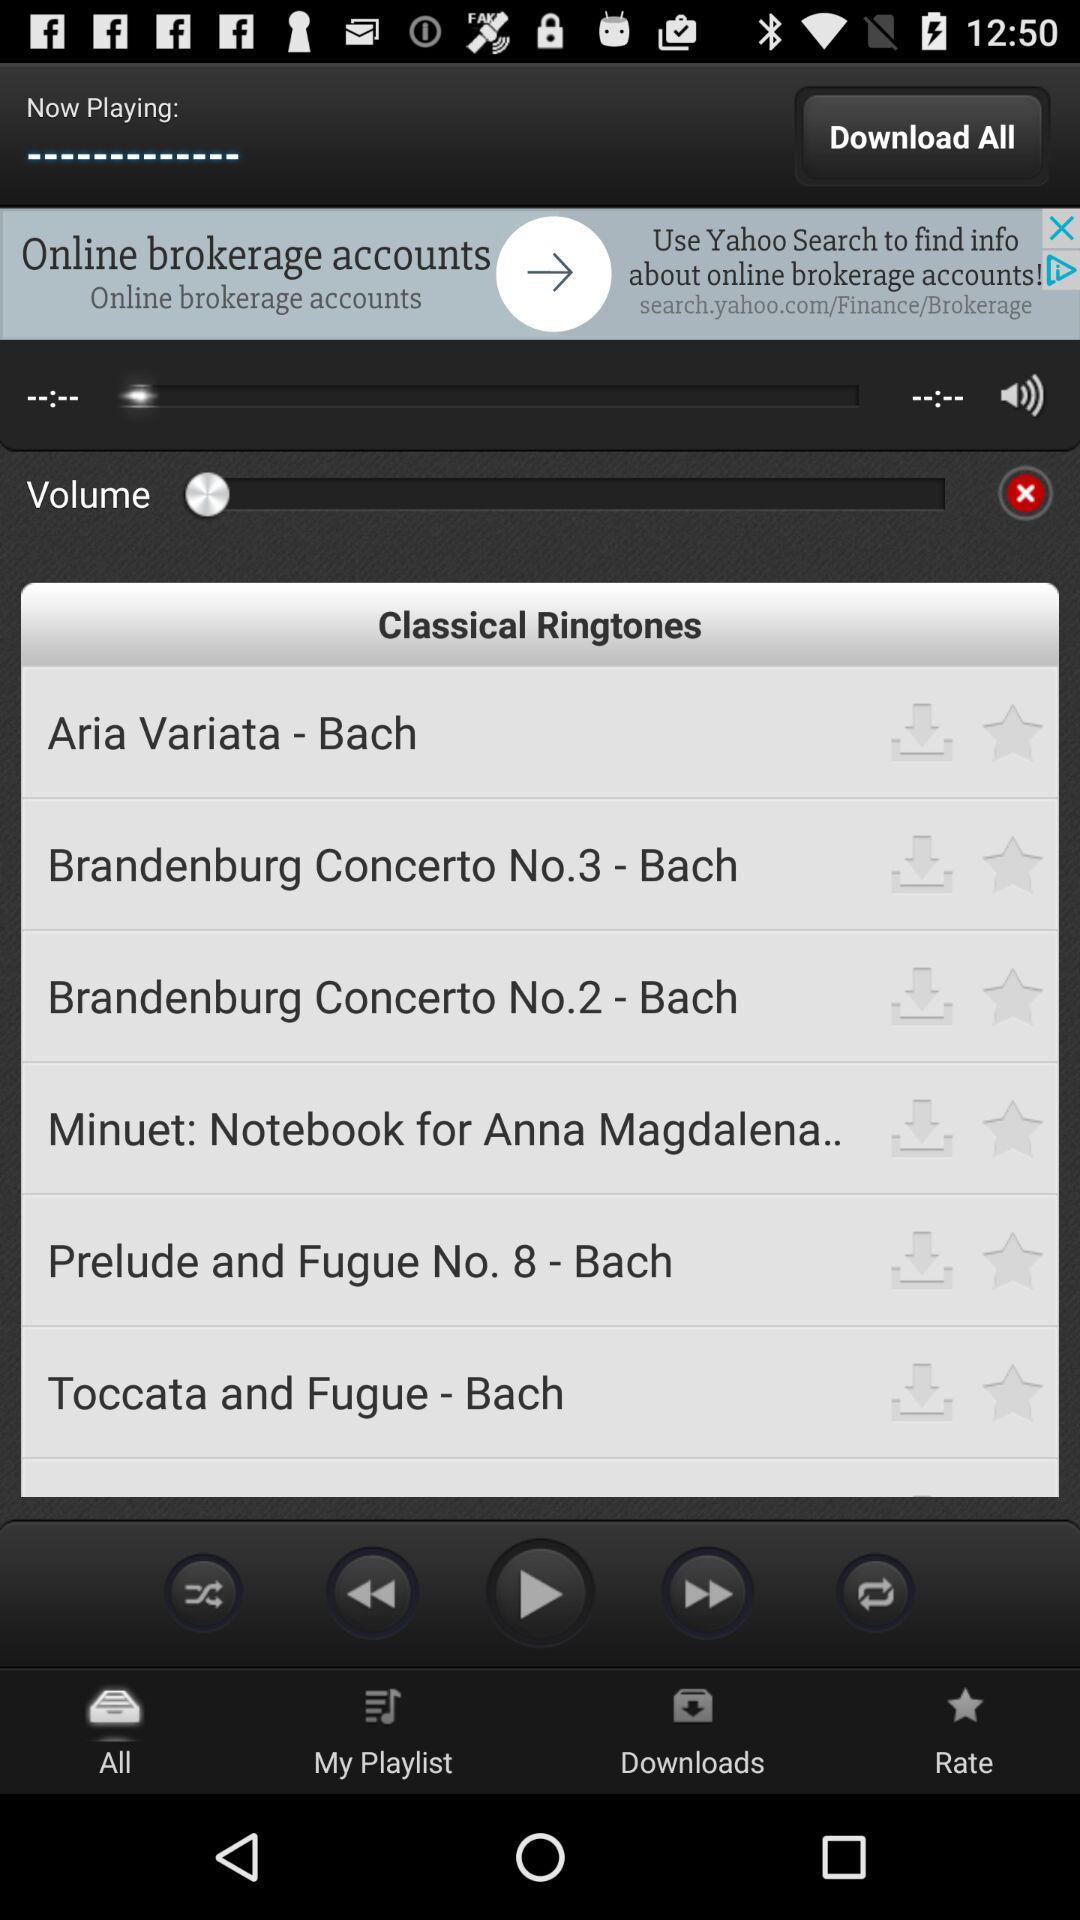  I want to click on download song, so click(922, 1390).